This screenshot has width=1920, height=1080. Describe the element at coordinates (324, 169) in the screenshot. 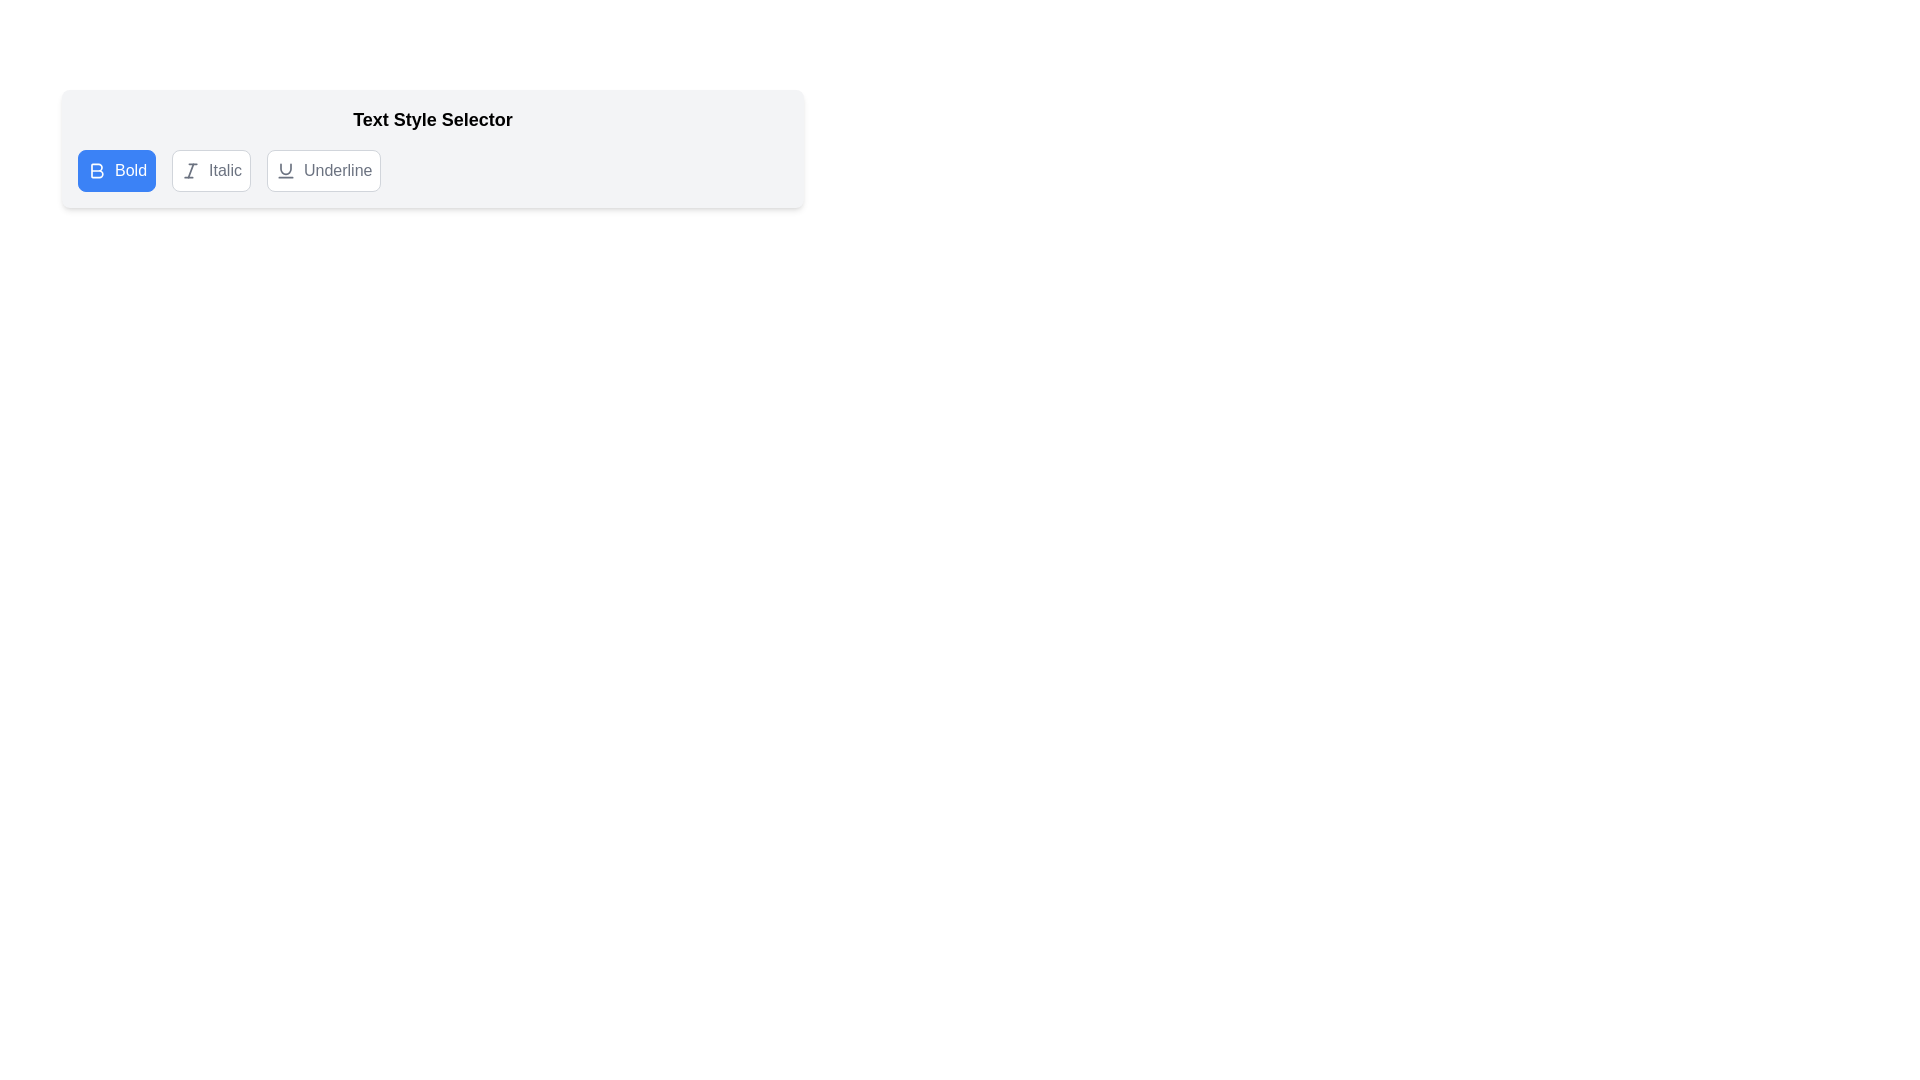

I see `the underline button located in the text-style selector group, which is the third button from the left` at that location.